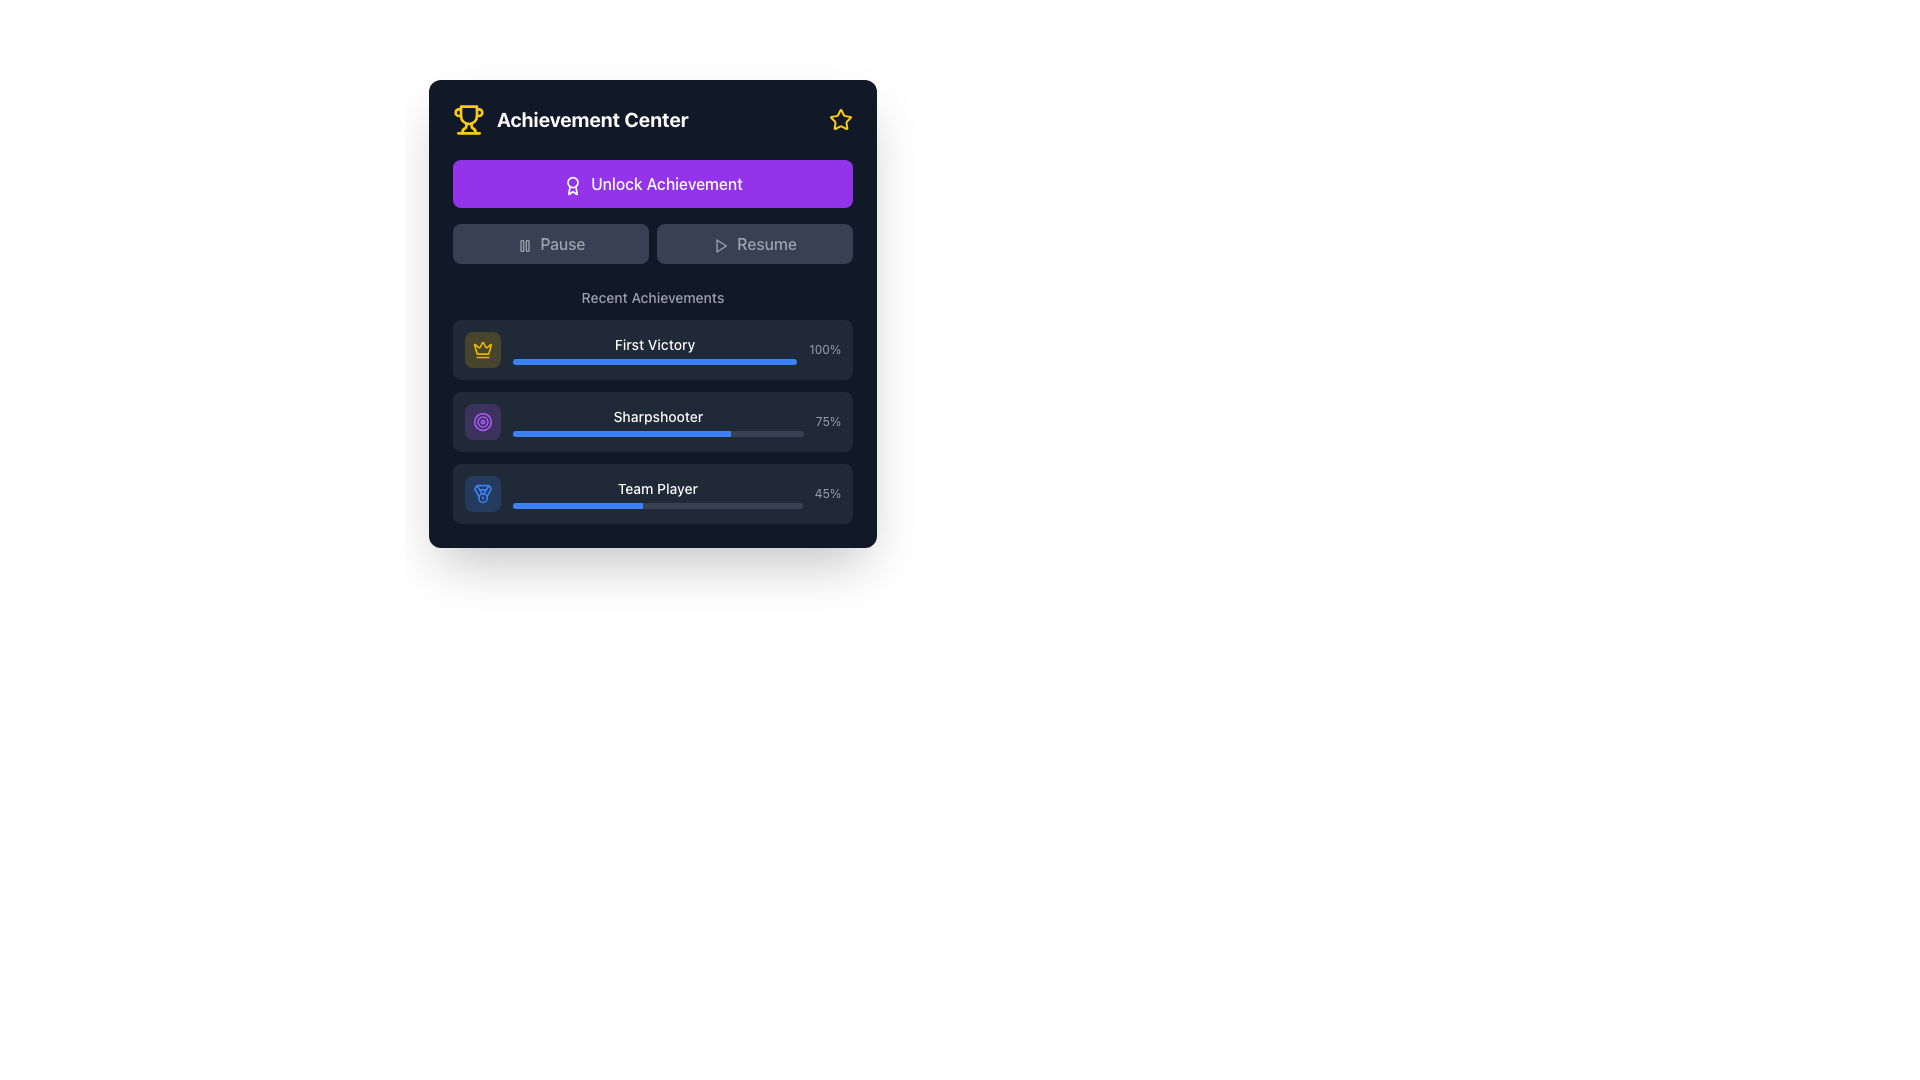  I want to click on the decorative SVG trophy icon element, which represents achievements in the achievement center interface, so click(472, 128).